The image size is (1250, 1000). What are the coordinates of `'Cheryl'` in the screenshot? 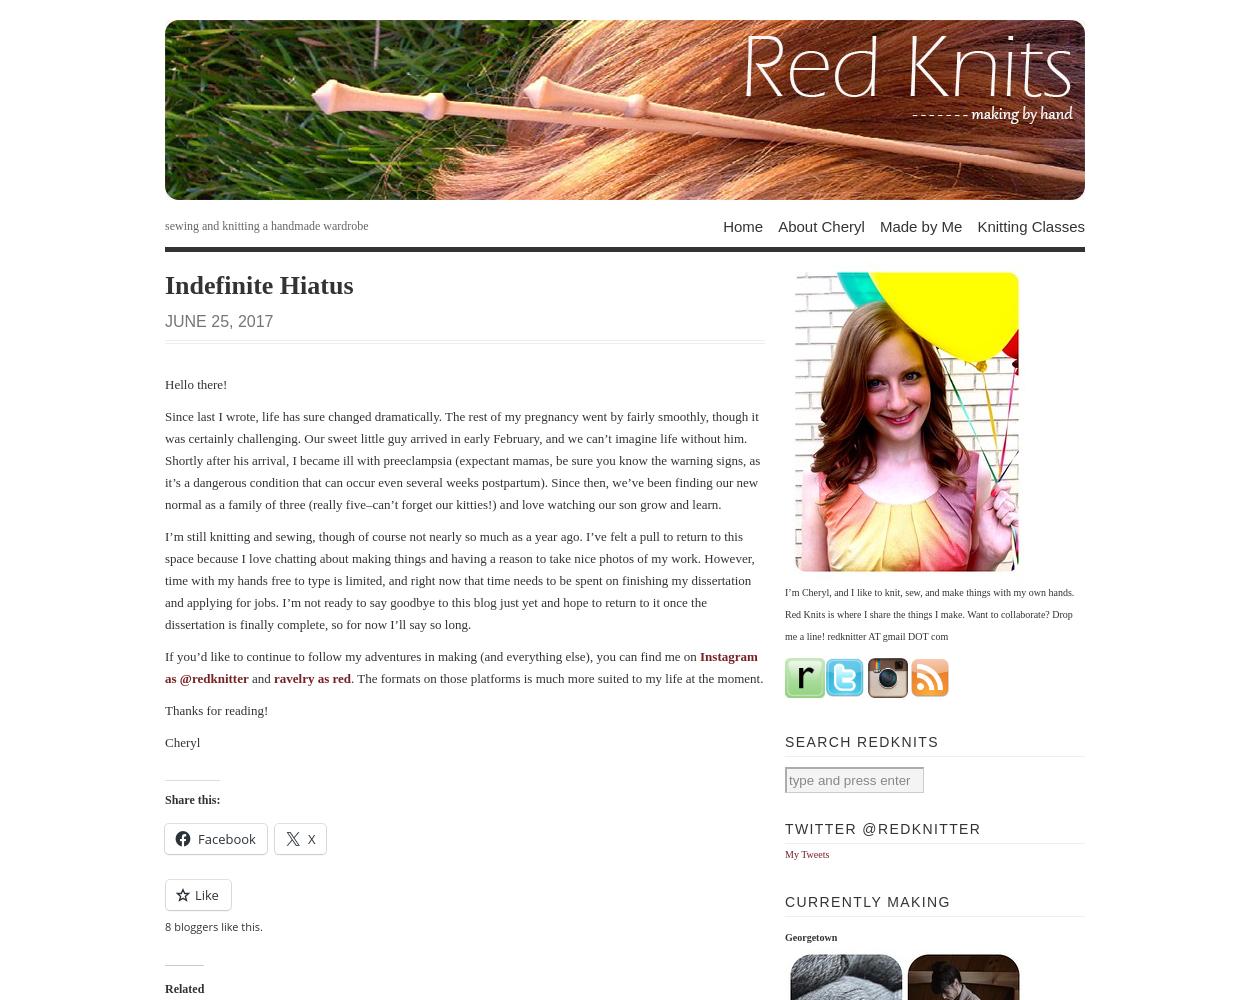 It's located at (165, 740).